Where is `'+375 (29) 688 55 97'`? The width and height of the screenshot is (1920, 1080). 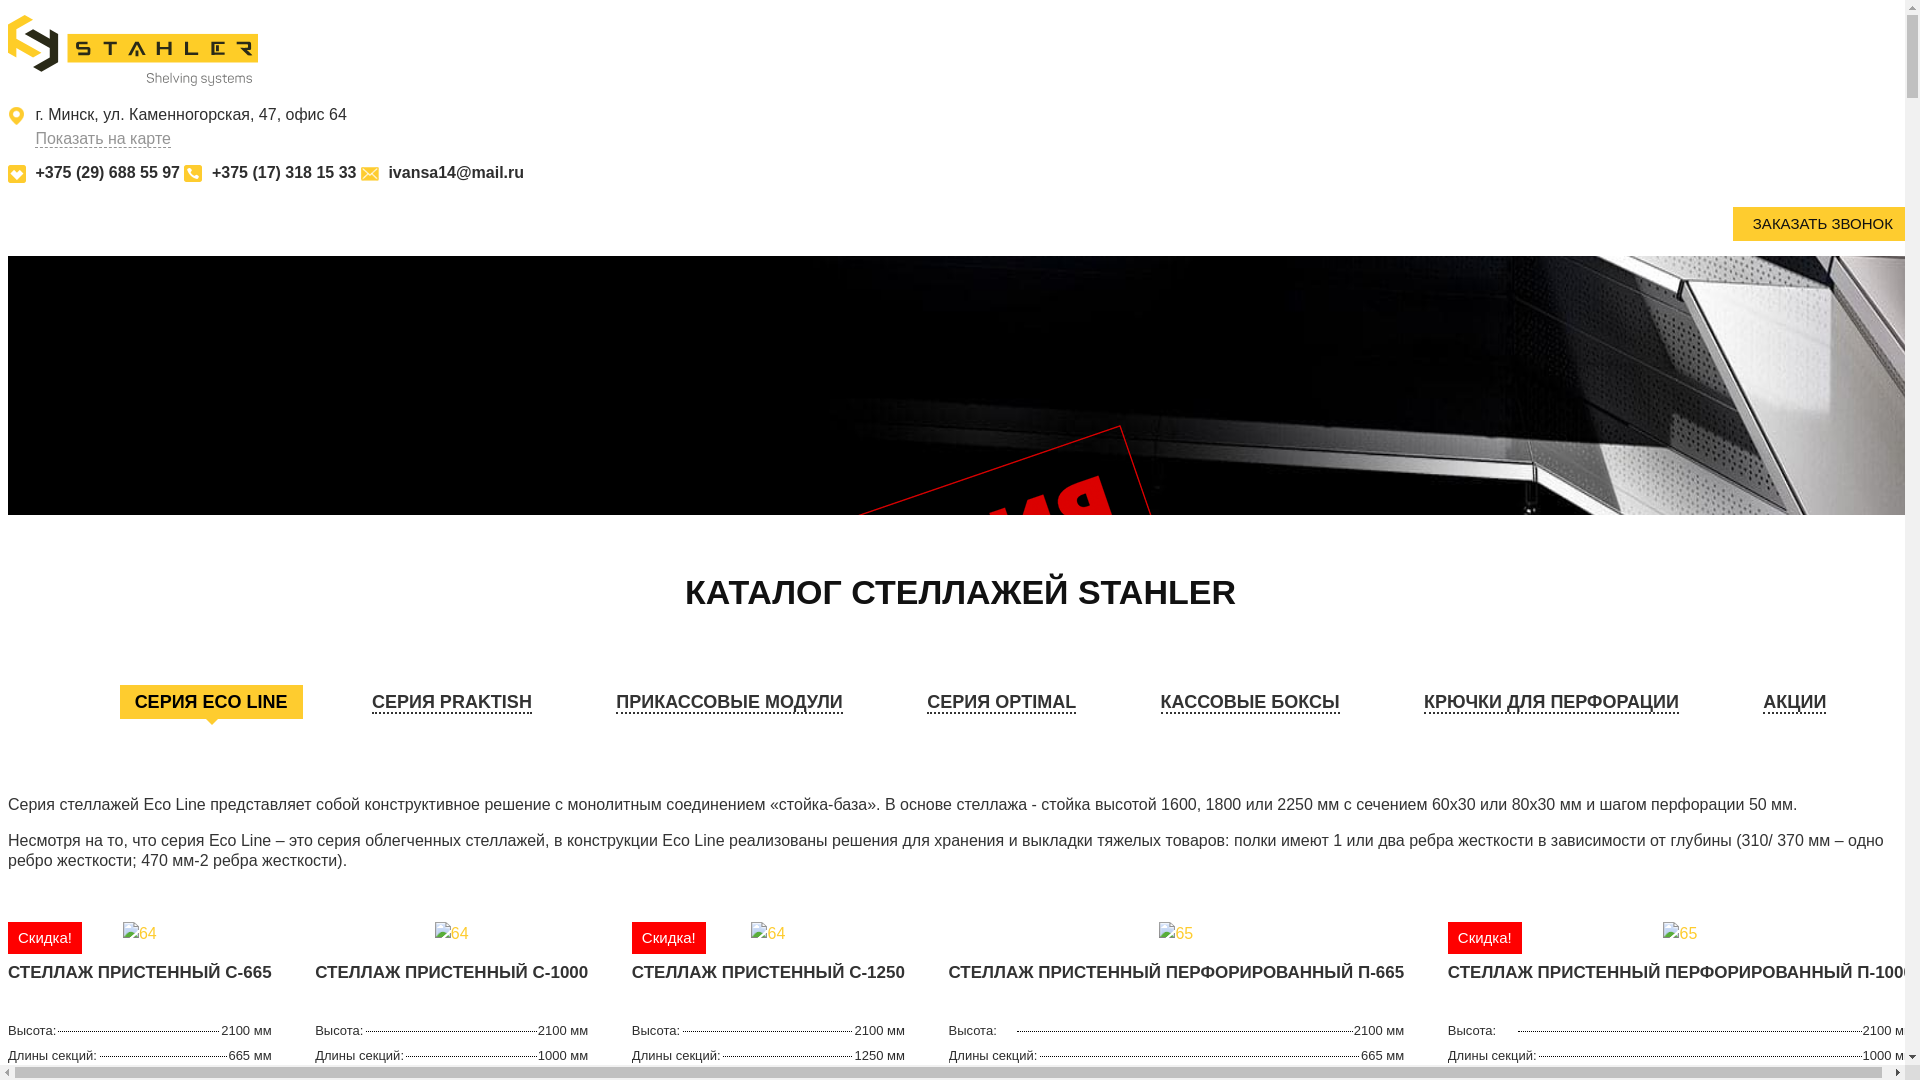
'+375 (29) 688 55 97' is located at coordinates (34, 171).